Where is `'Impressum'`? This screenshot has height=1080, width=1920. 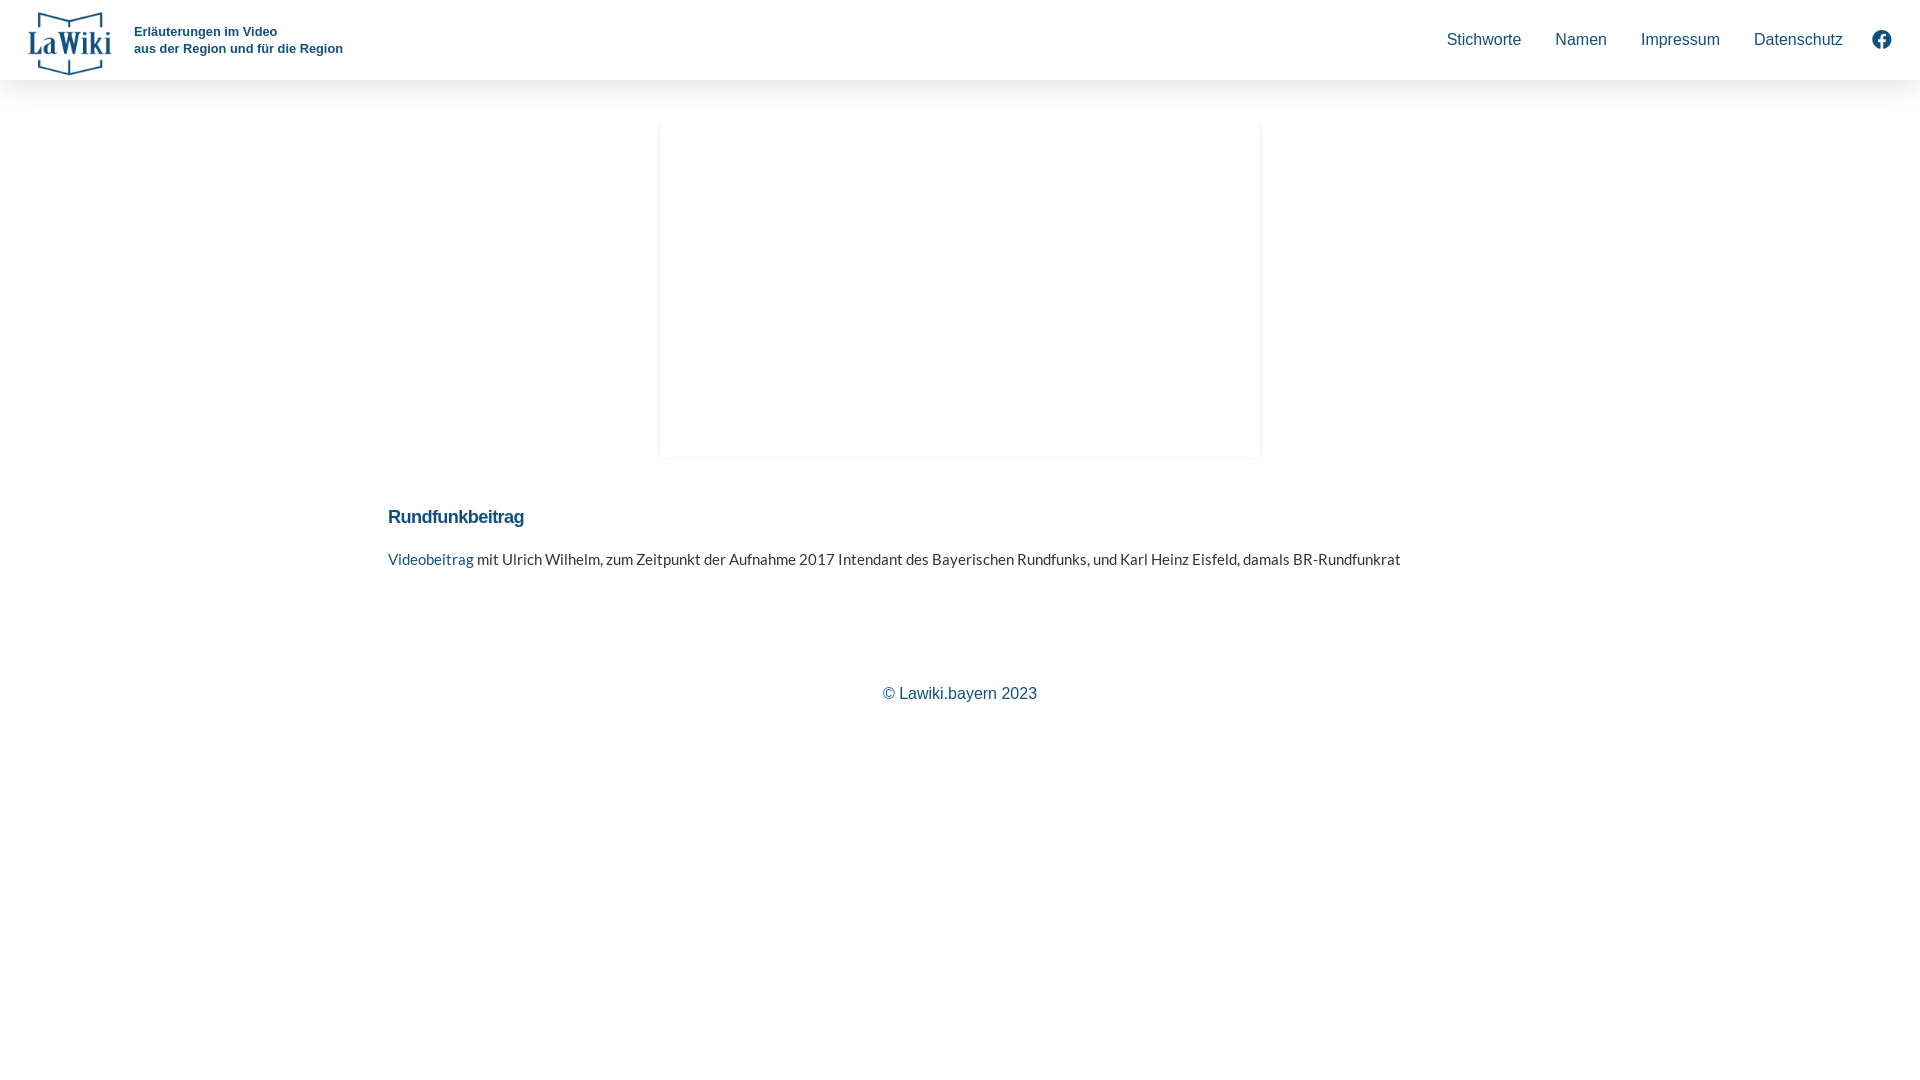 'Impressum' is located at coordinates (1680, 39).